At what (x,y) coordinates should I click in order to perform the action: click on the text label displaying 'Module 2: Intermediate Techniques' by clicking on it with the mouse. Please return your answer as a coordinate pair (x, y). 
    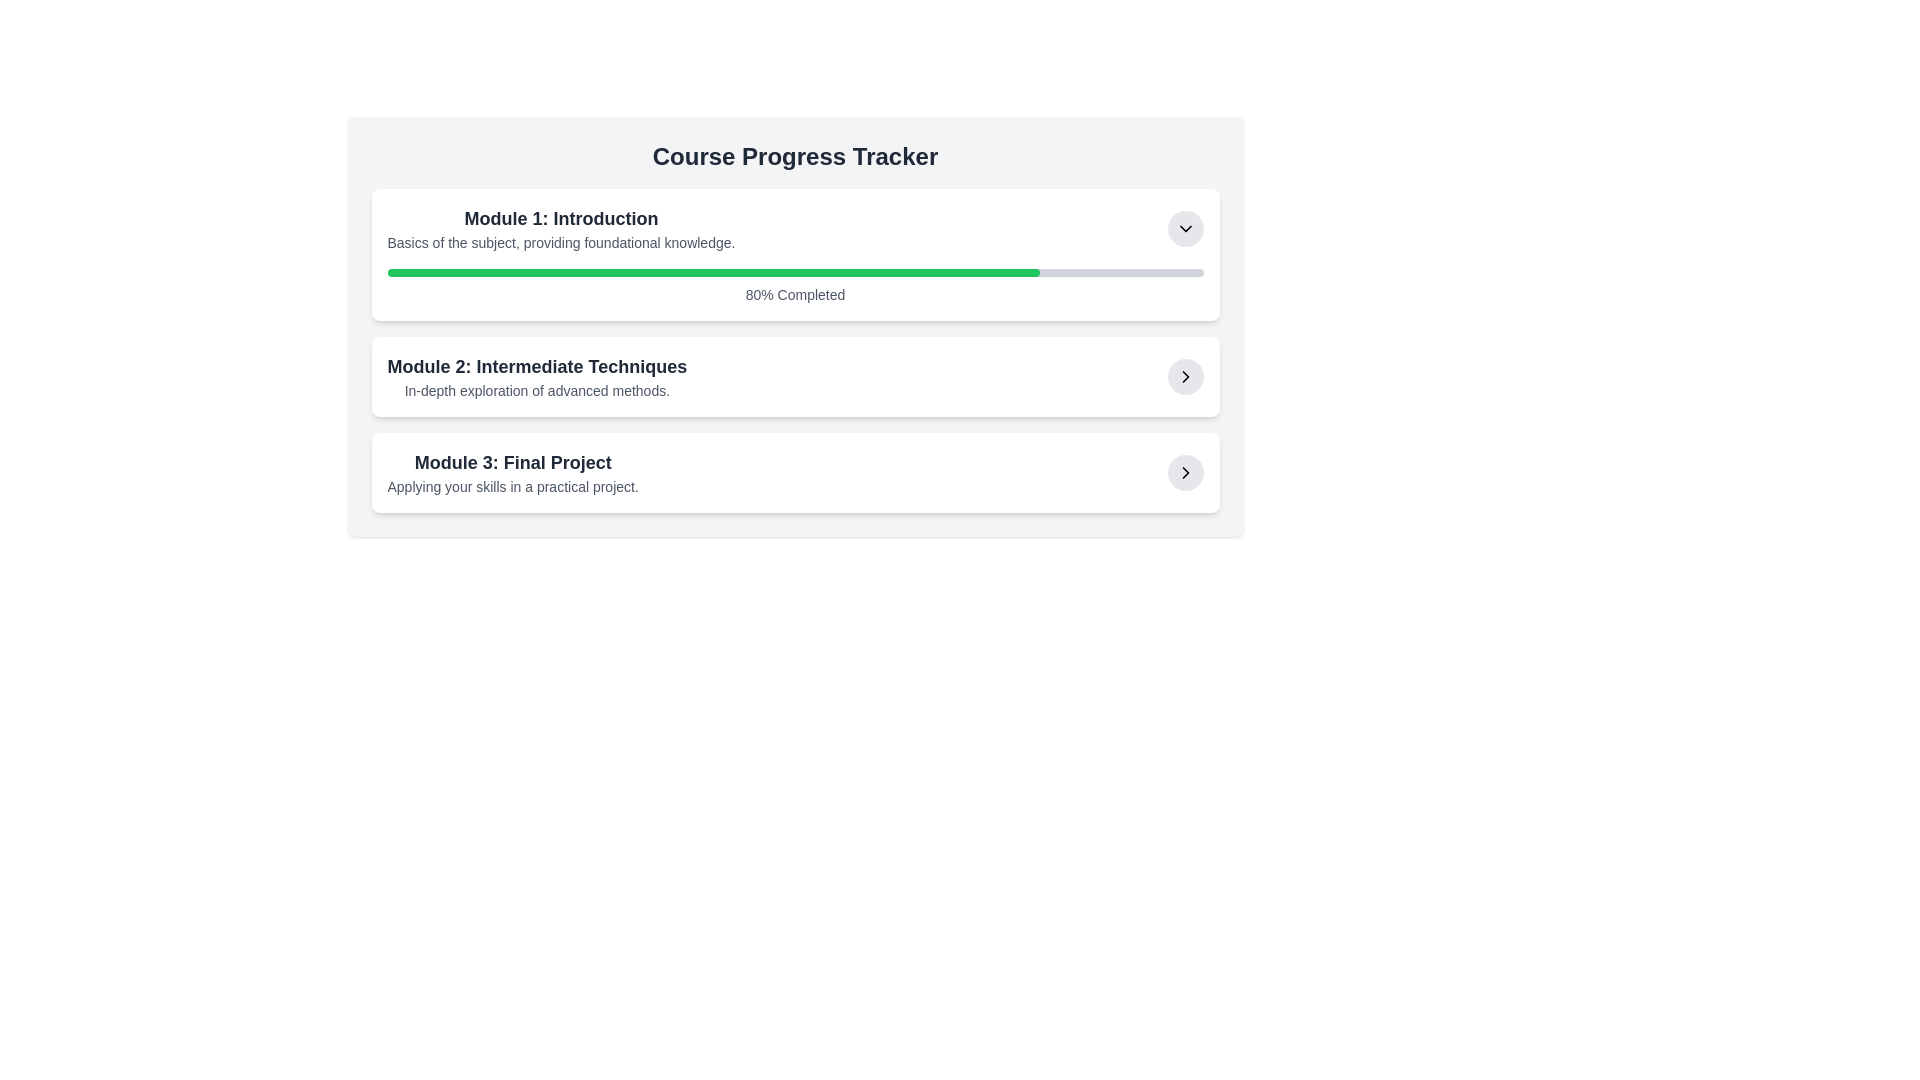
    Looking at the image, I should click on (537, 366).